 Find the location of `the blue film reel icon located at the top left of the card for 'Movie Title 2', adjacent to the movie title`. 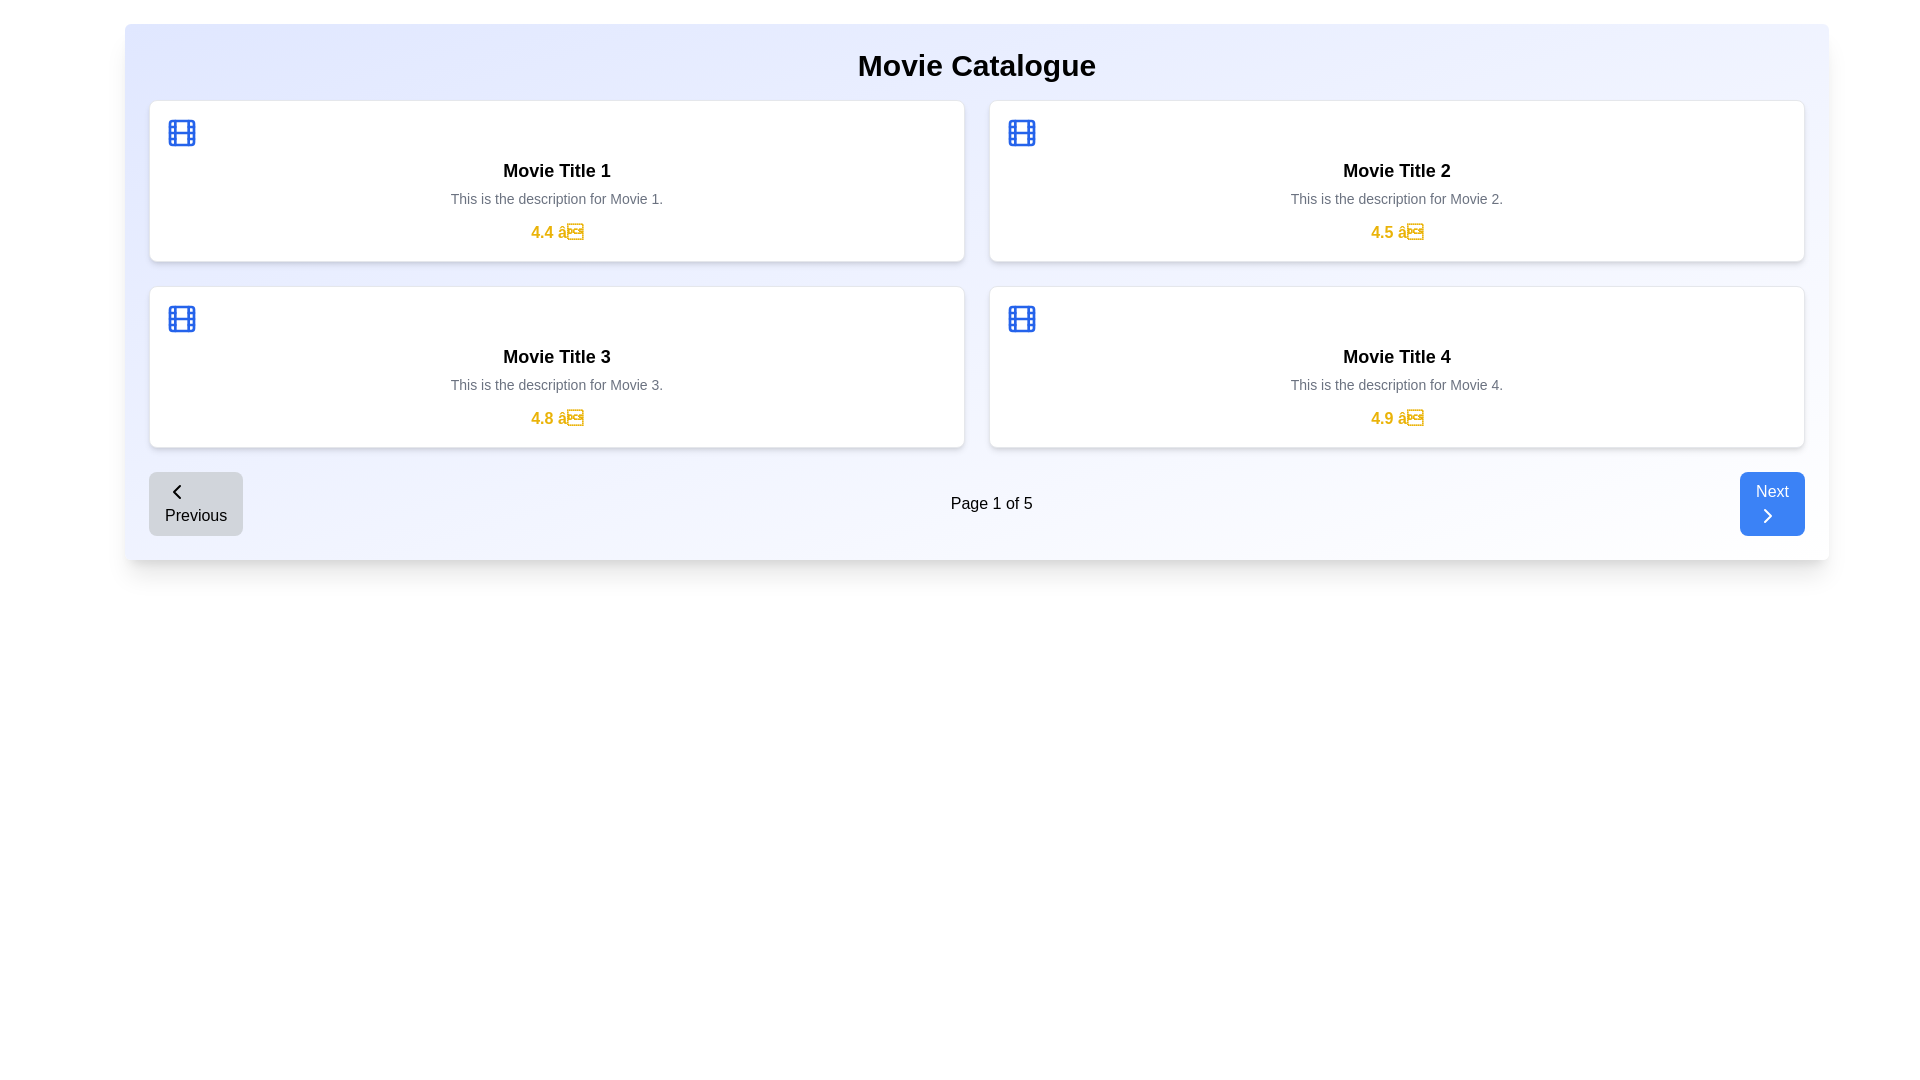

the blue film reel icon located at the top left of the card for 'Movie Title 2', adjacent to the movie title is located at coordinates (1022, 132).